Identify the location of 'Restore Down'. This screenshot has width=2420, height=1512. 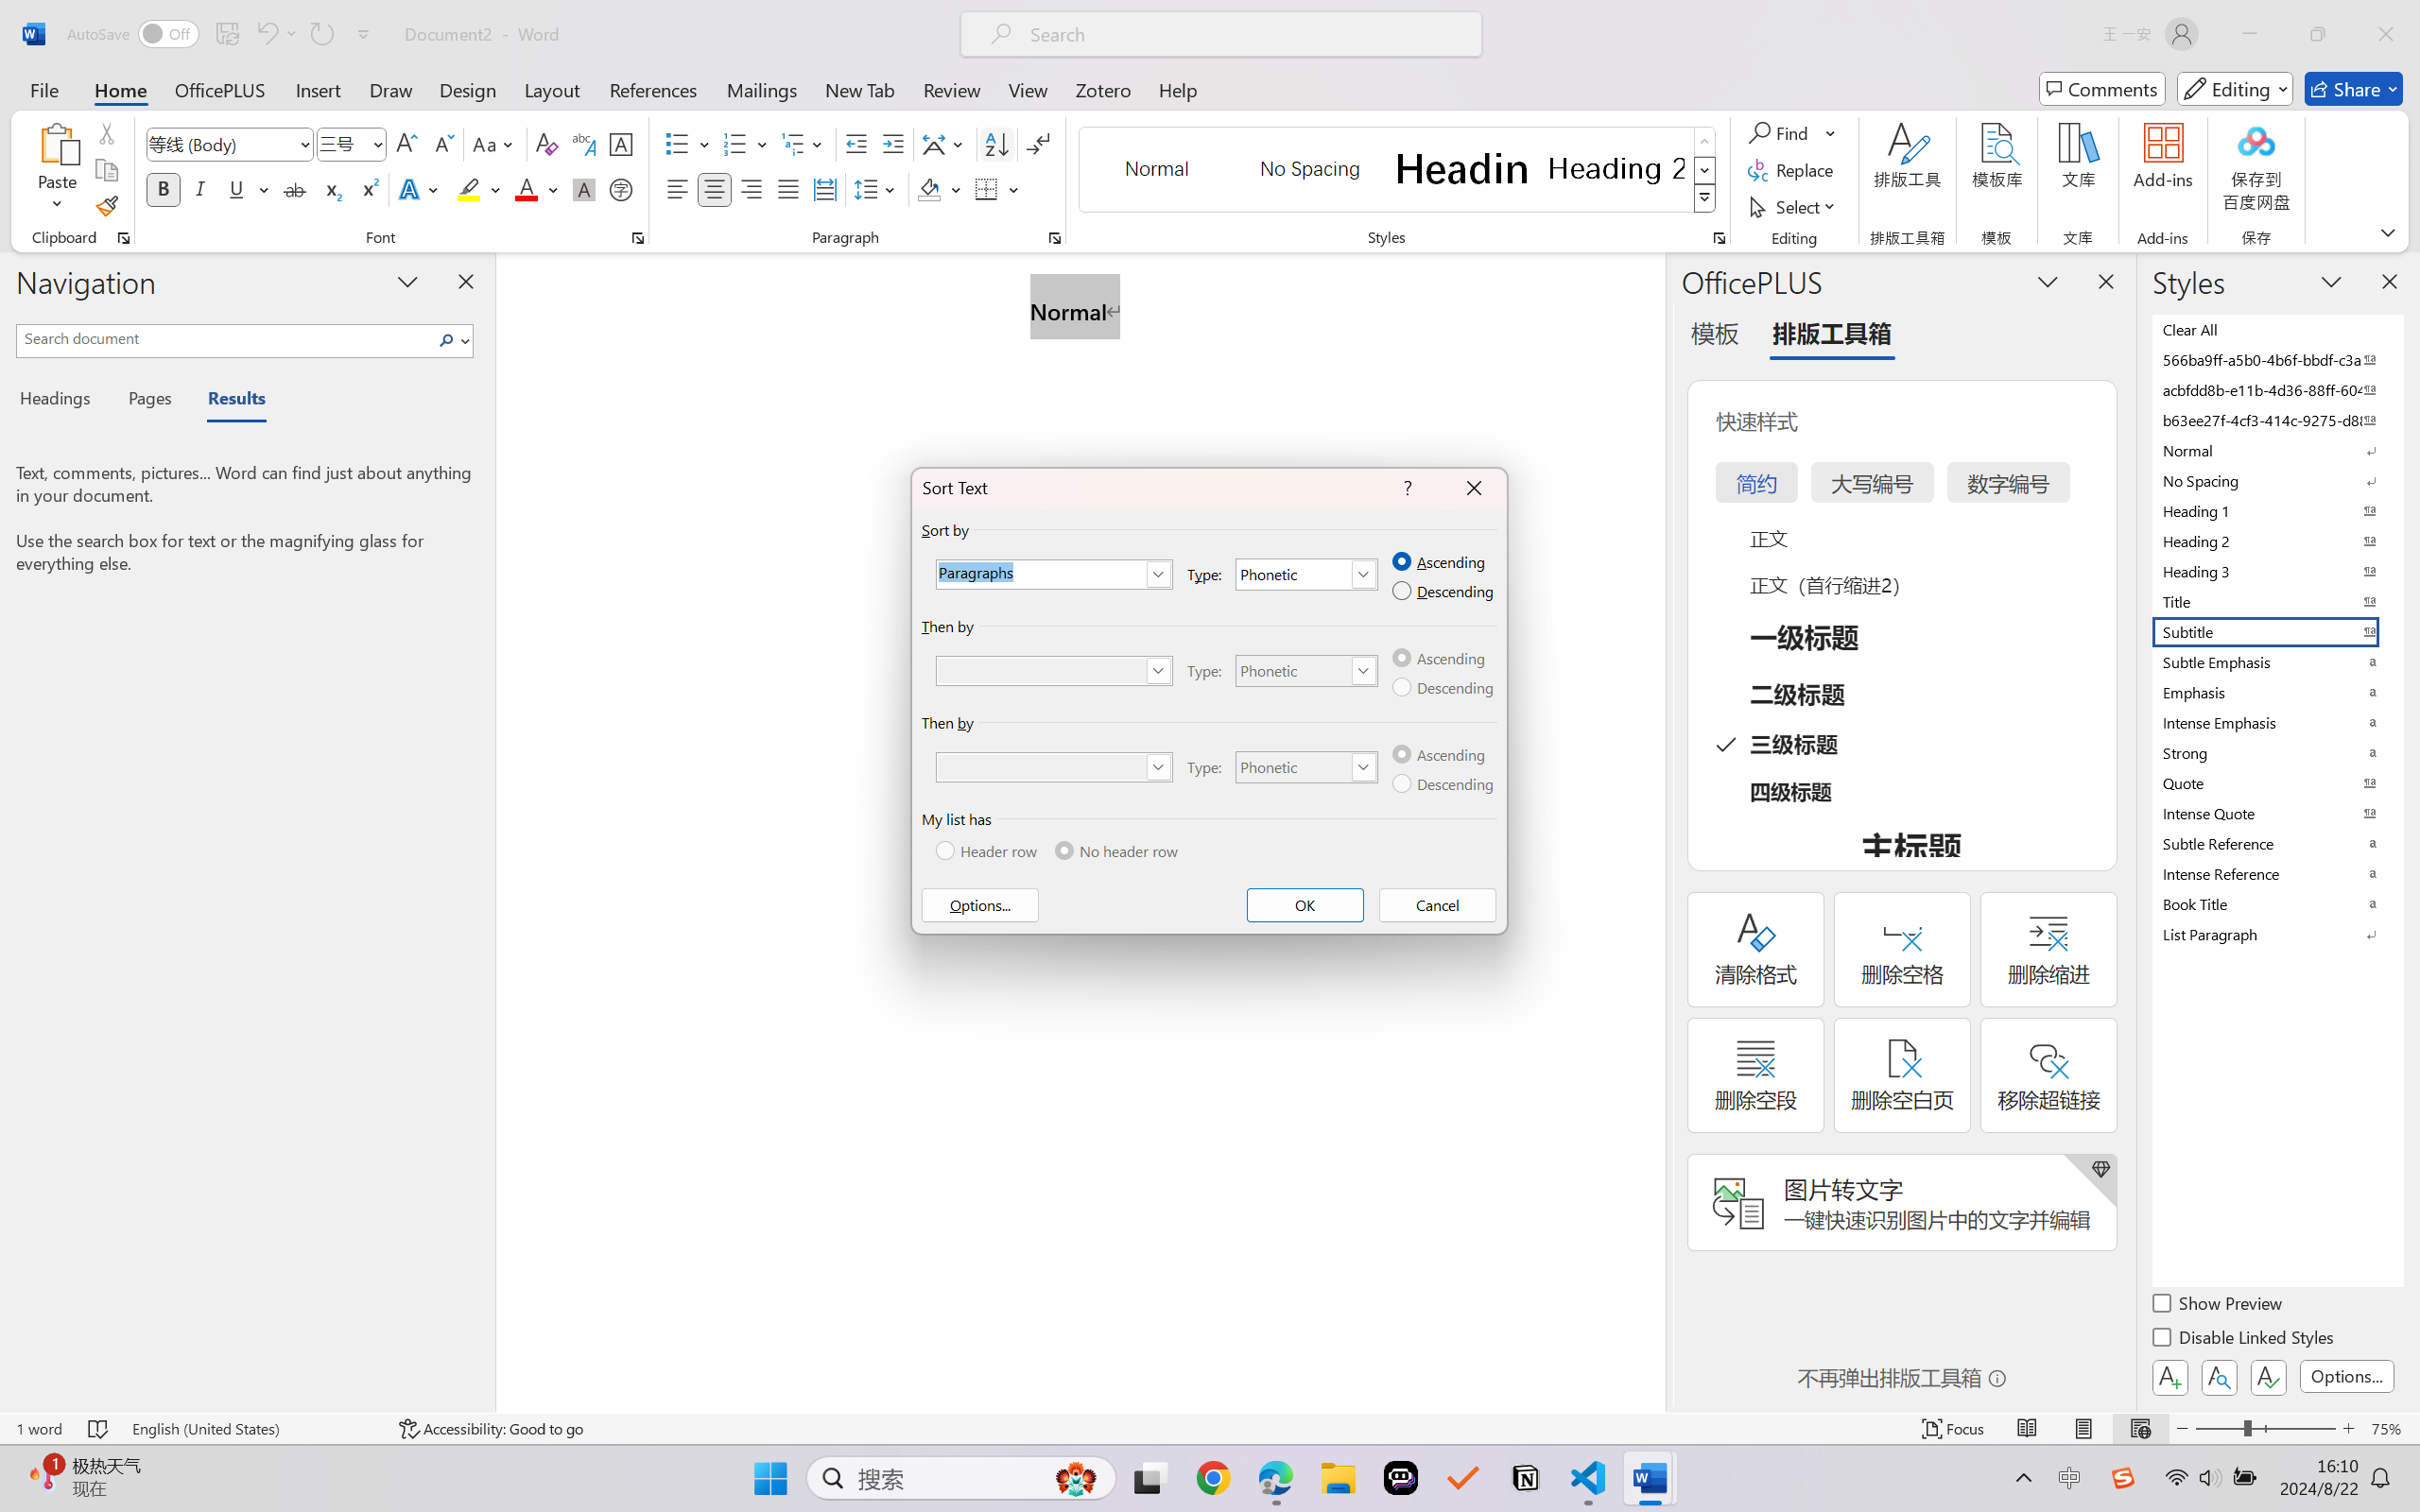
(2318, 33).